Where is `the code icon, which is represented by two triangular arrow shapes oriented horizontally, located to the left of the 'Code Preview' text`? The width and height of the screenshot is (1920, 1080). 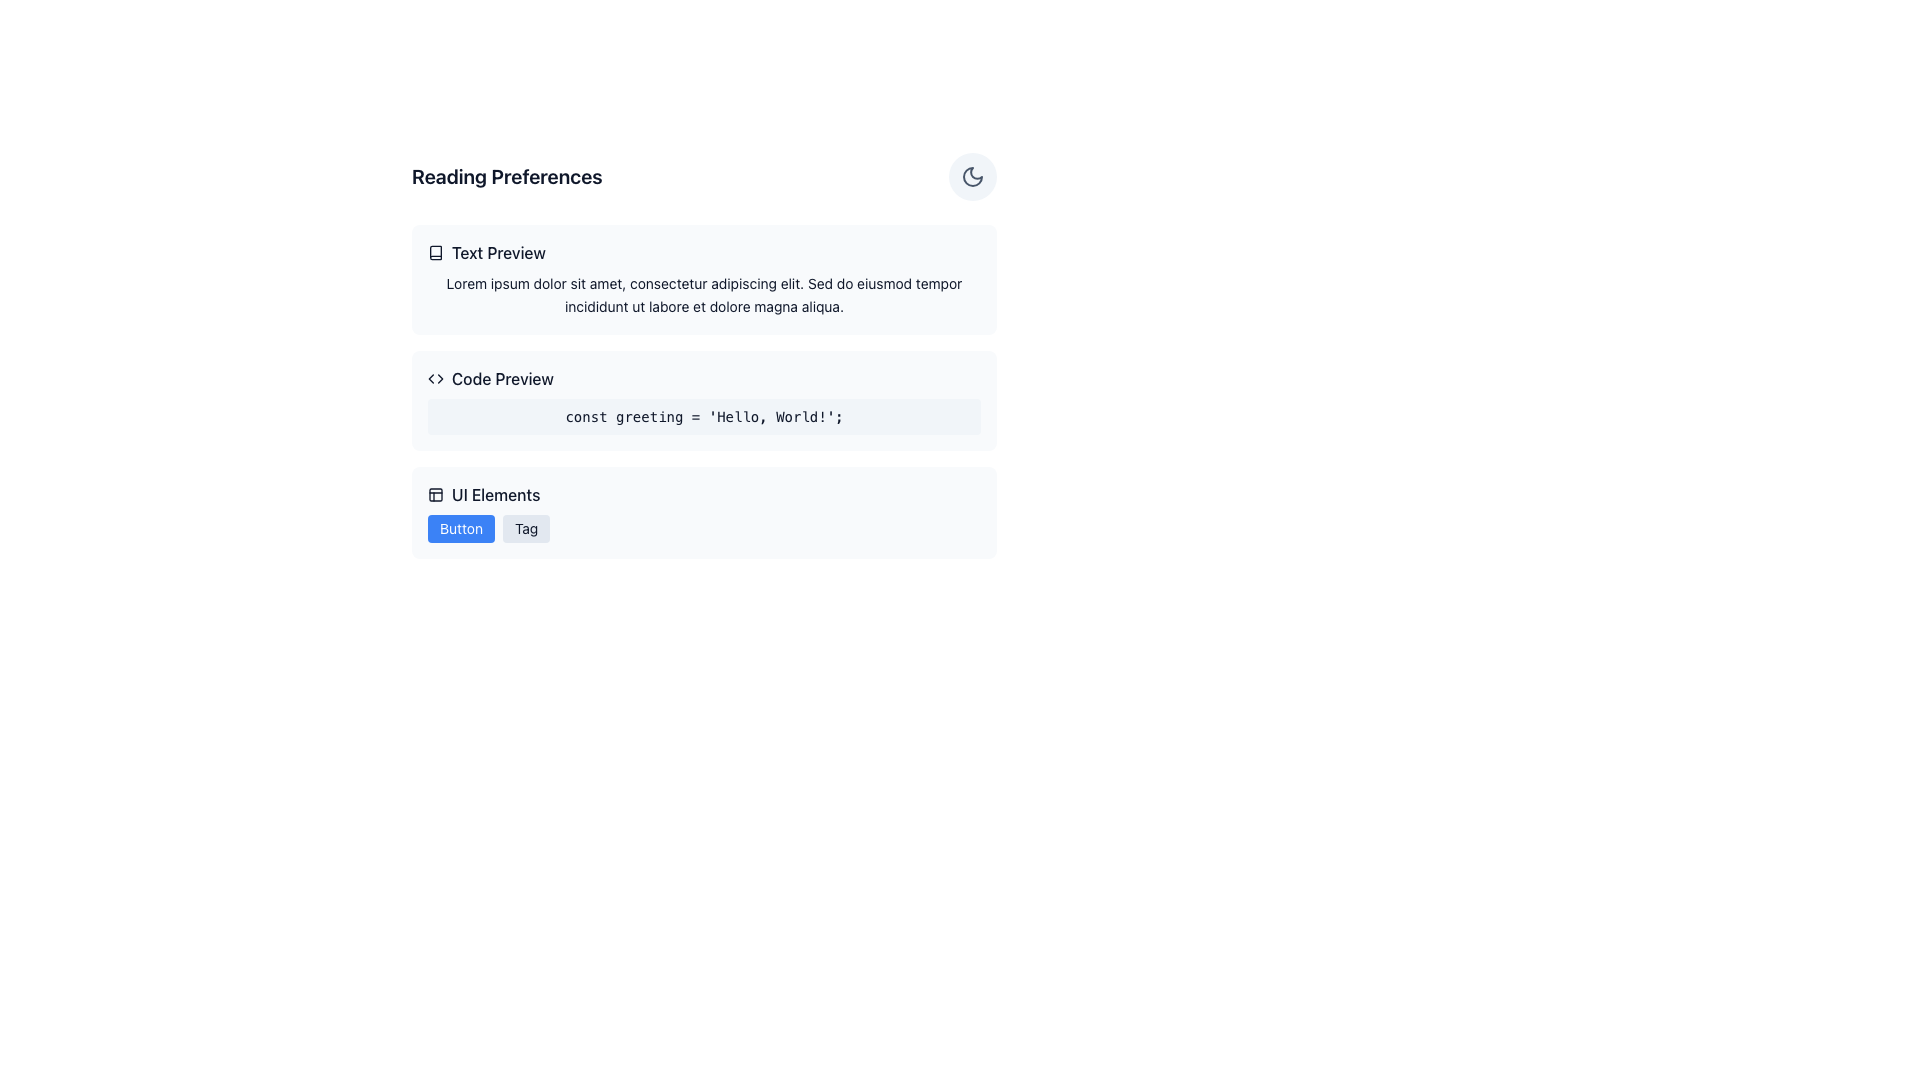
the code icon, which is represented by two triangular arrow shapes oriented horizontally, located to the left of the 'Code Preview' text is located at coordinates (435, 378).